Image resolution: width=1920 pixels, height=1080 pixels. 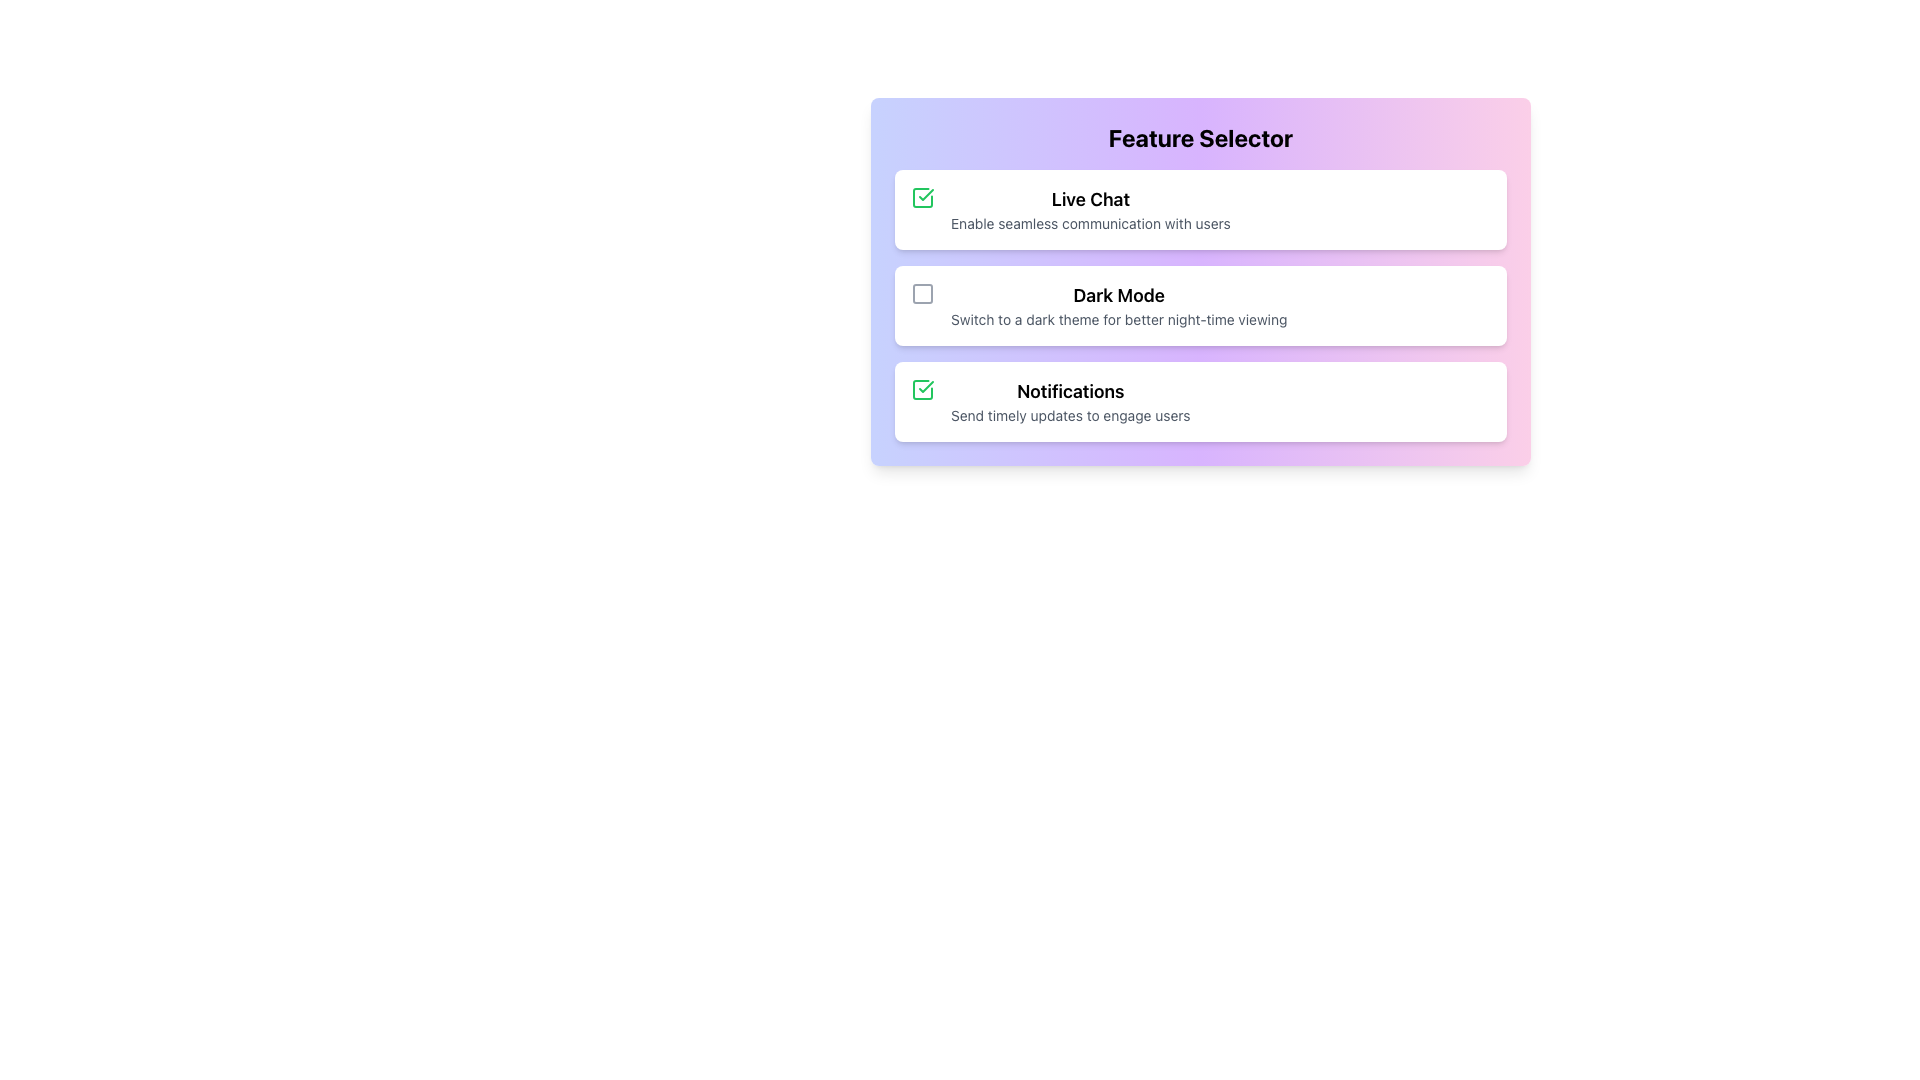 What do you see at coordinates (1200, 137) in the screenshot?
I see `the 'Feature Selector' text label displayed in bold, black font at the top of the feature card with a gradient background from purple to pink` at bounding box center [1200, 137].